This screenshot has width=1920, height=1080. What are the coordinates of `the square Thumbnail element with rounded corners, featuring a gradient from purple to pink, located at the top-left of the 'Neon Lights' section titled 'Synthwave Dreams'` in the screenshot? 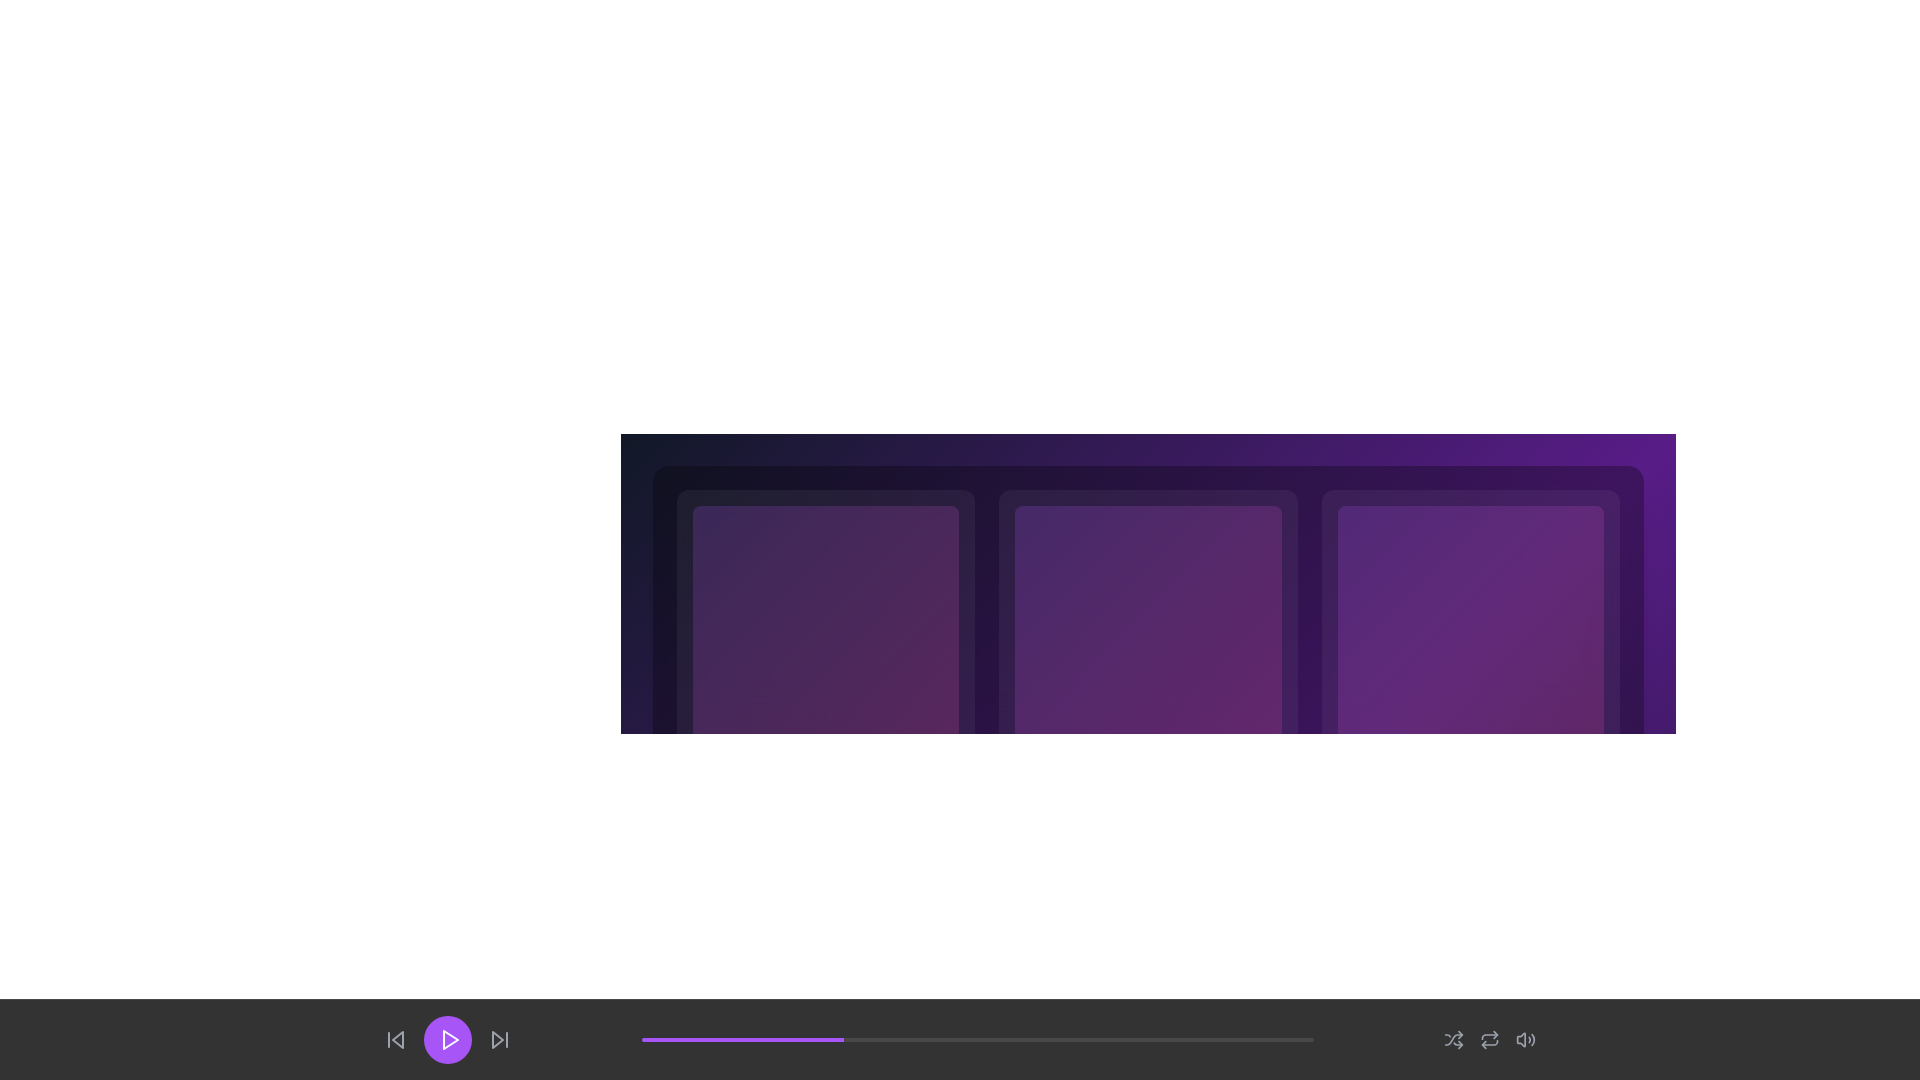 It's located at (826, 639).